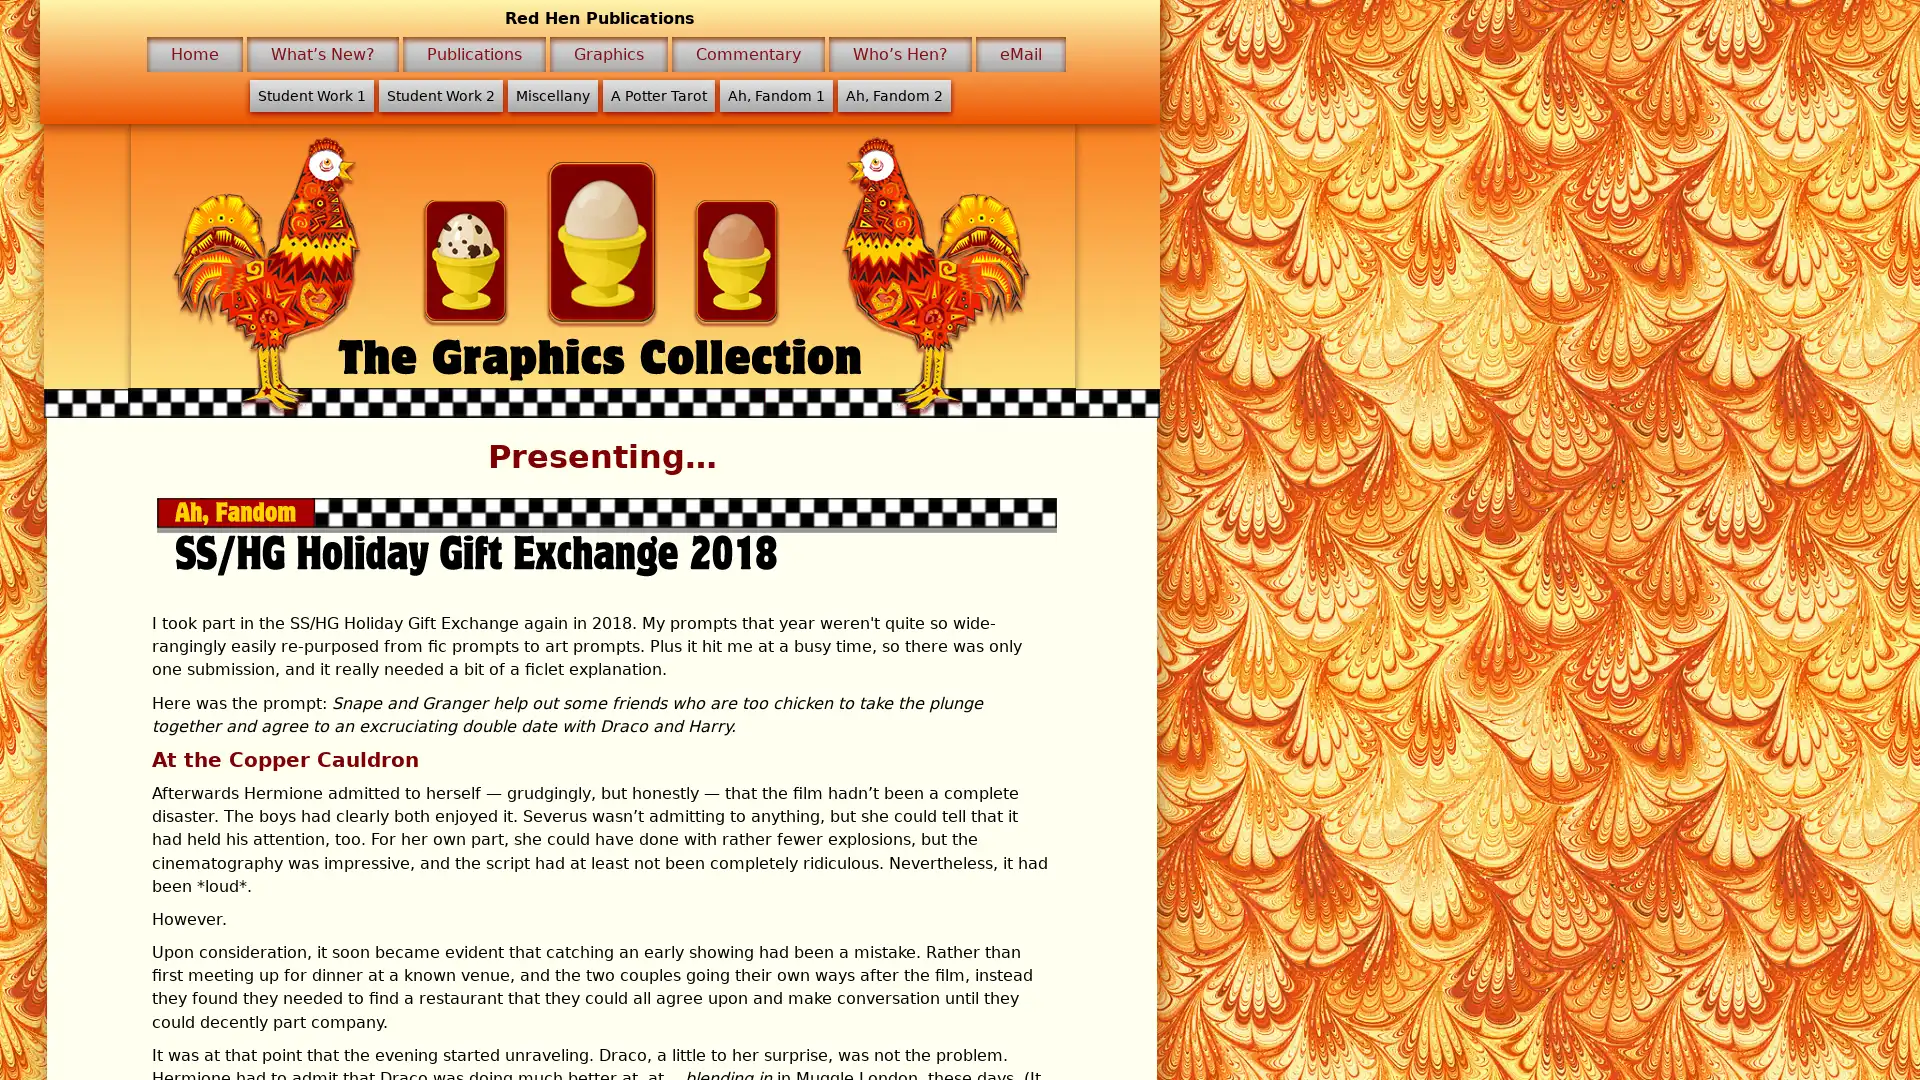  I want to click on Miscellany, so click(552, 96).